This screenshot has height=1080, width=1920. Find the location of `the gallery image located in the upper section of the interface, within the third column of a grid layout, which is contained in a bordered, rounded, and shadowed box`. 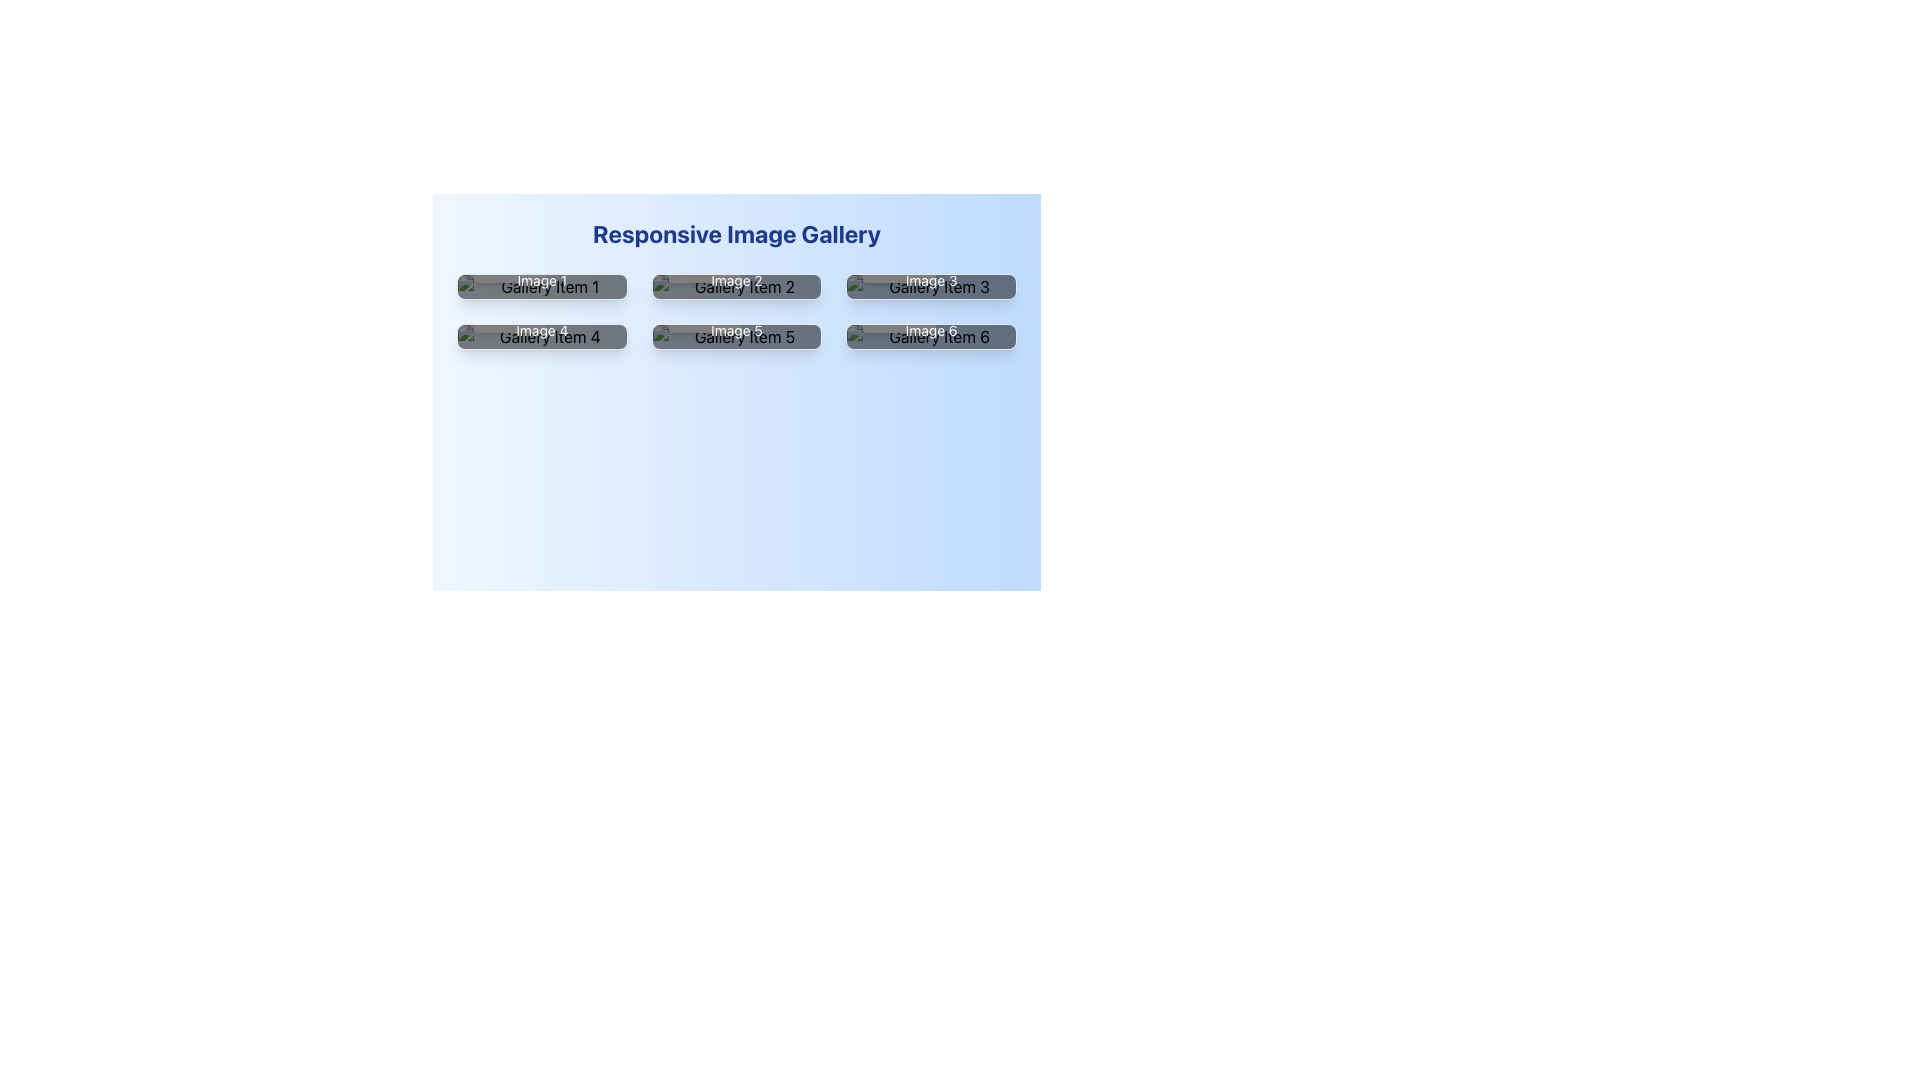

the gallery image located in the upper section of the interface, within the third column of a grid layout, which is contained in a bordered, rounded, and shadowed box is located at coordinates (930, 286).